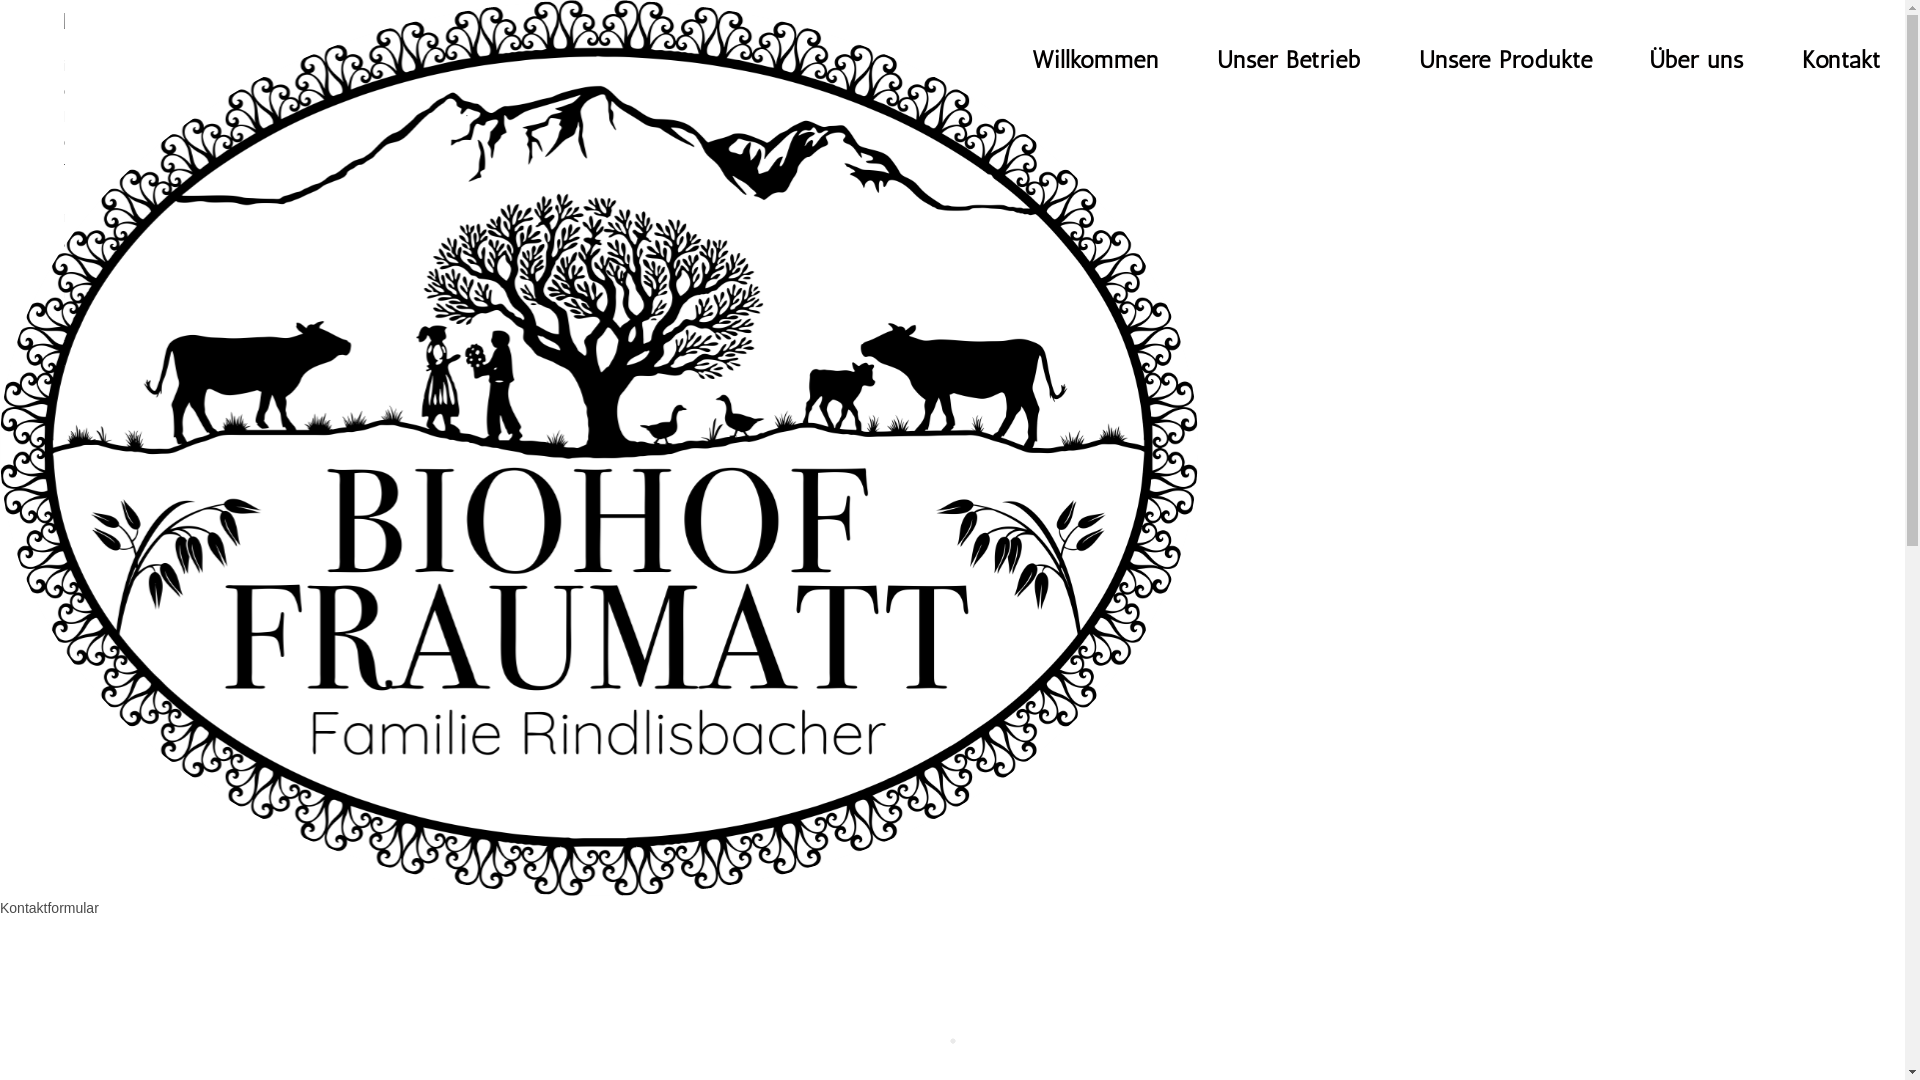 The width and height of the screenshot is (1920, 1080). What do you see at coordinates (1840, 59) in the screenshot?
I see `'Kontakt'` at bounding box center [1840, 59].